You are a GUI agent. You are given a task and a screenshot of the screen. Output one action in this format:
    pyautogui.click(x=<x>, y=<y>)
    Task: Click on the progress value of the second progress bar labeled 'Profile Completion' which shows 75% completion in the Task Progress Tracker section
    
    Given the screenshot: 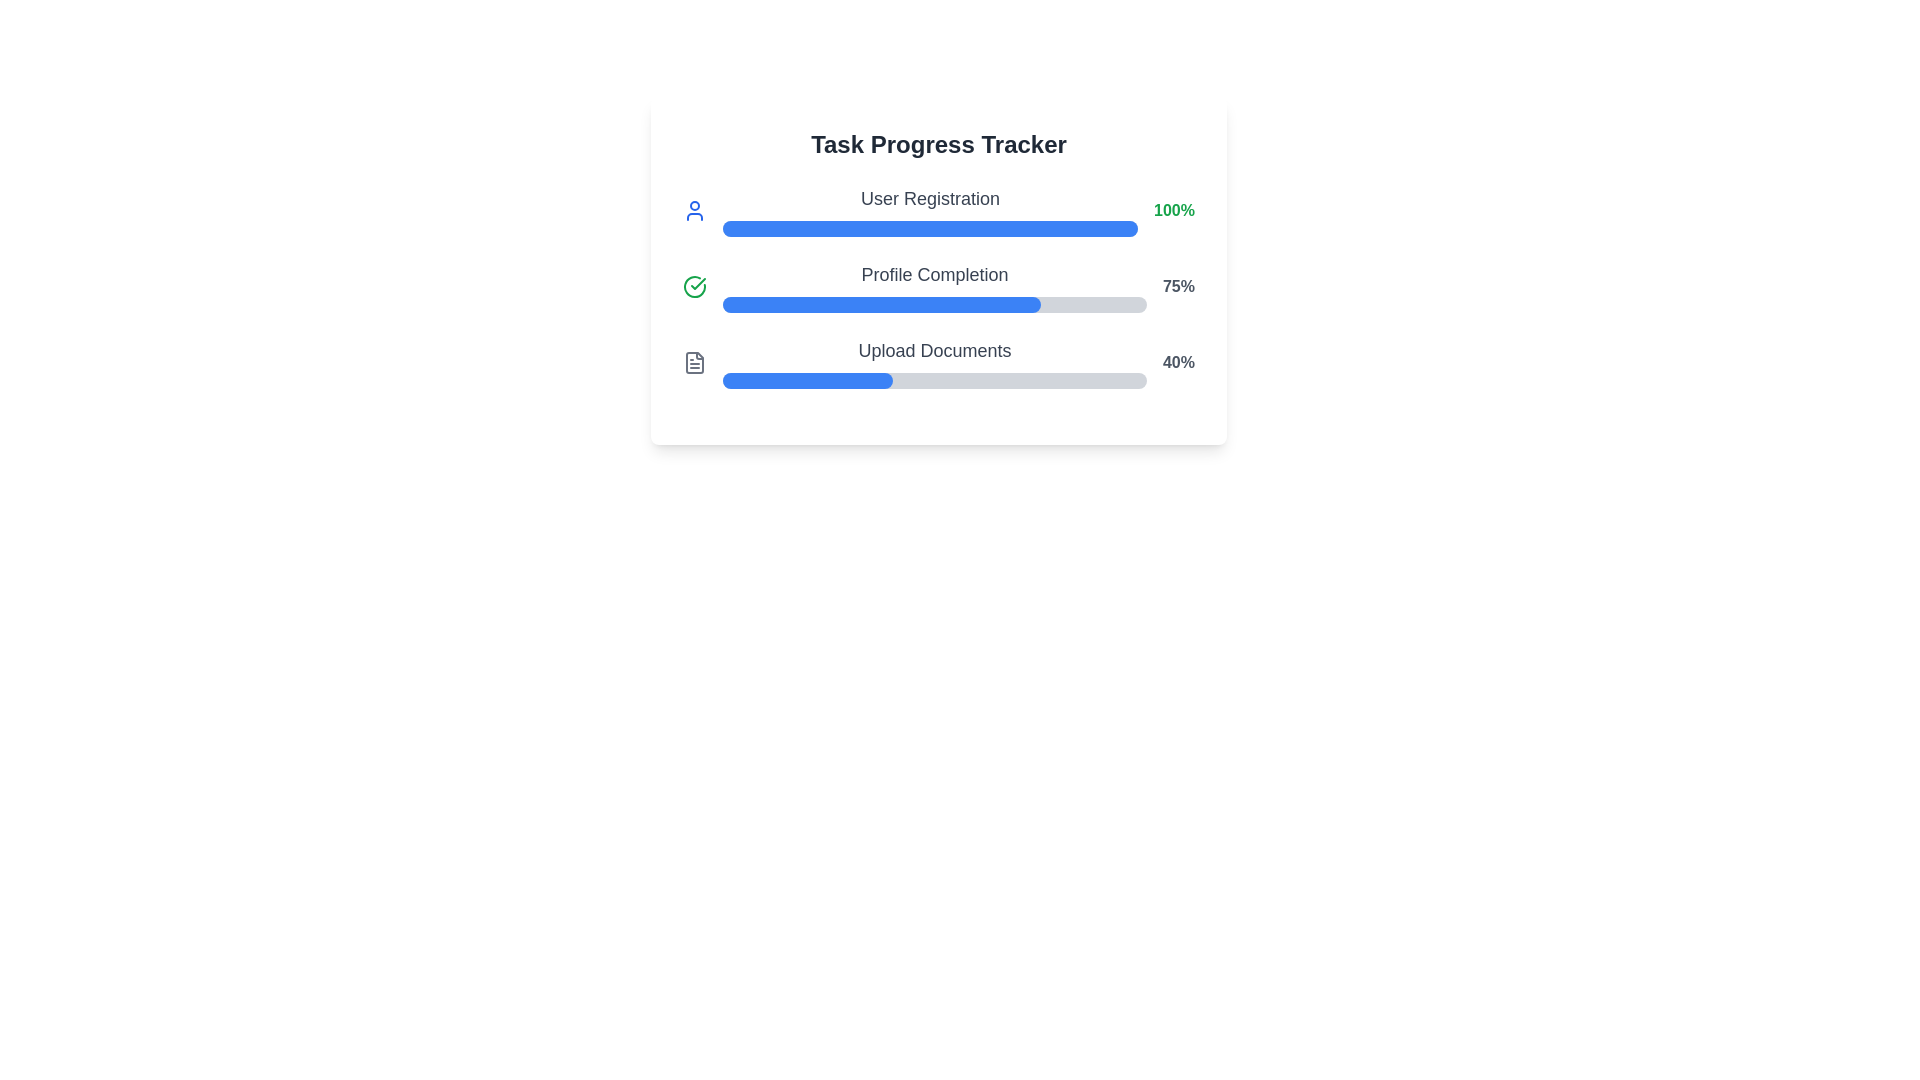 What is the action you would take?
    pyautogui.click(x=938, y=286)
    